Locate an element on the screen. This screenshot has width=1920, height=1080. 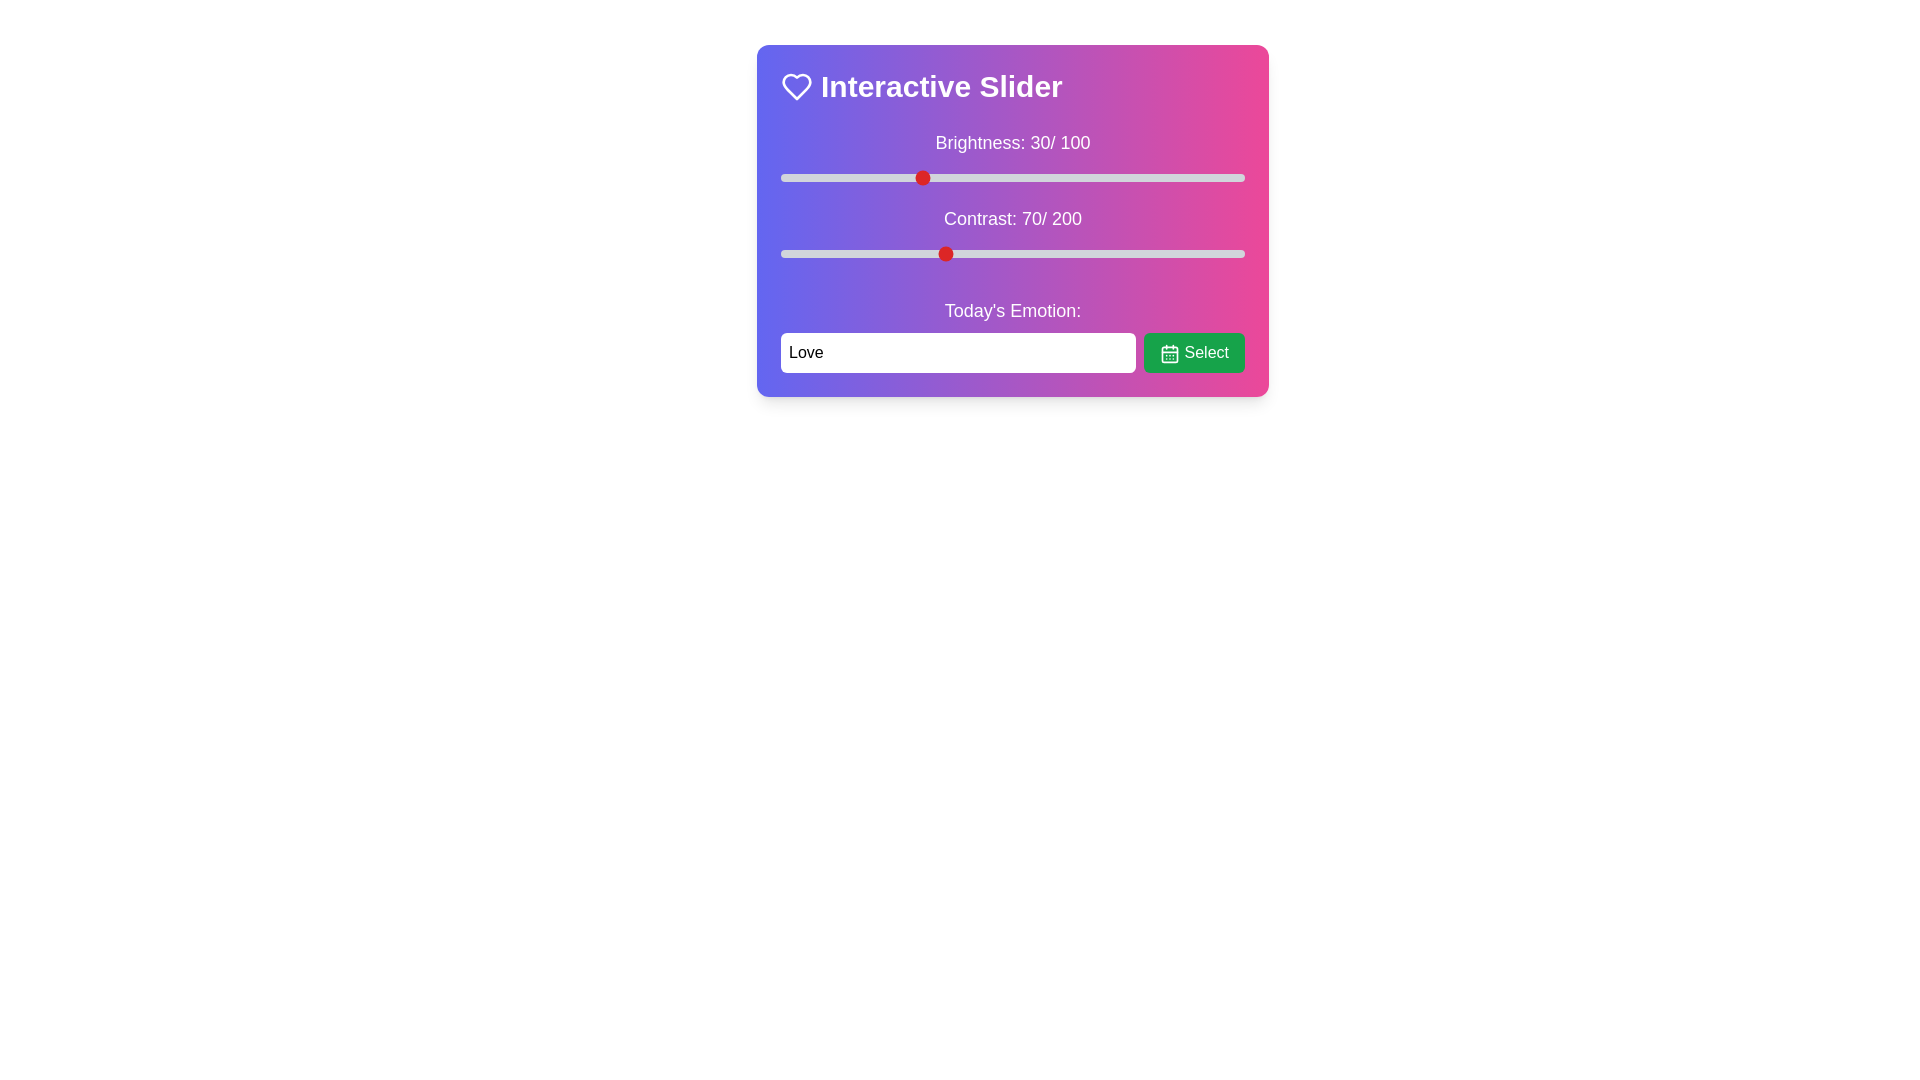
the contrast slider to 163 is located at coordinates (1159, 253).